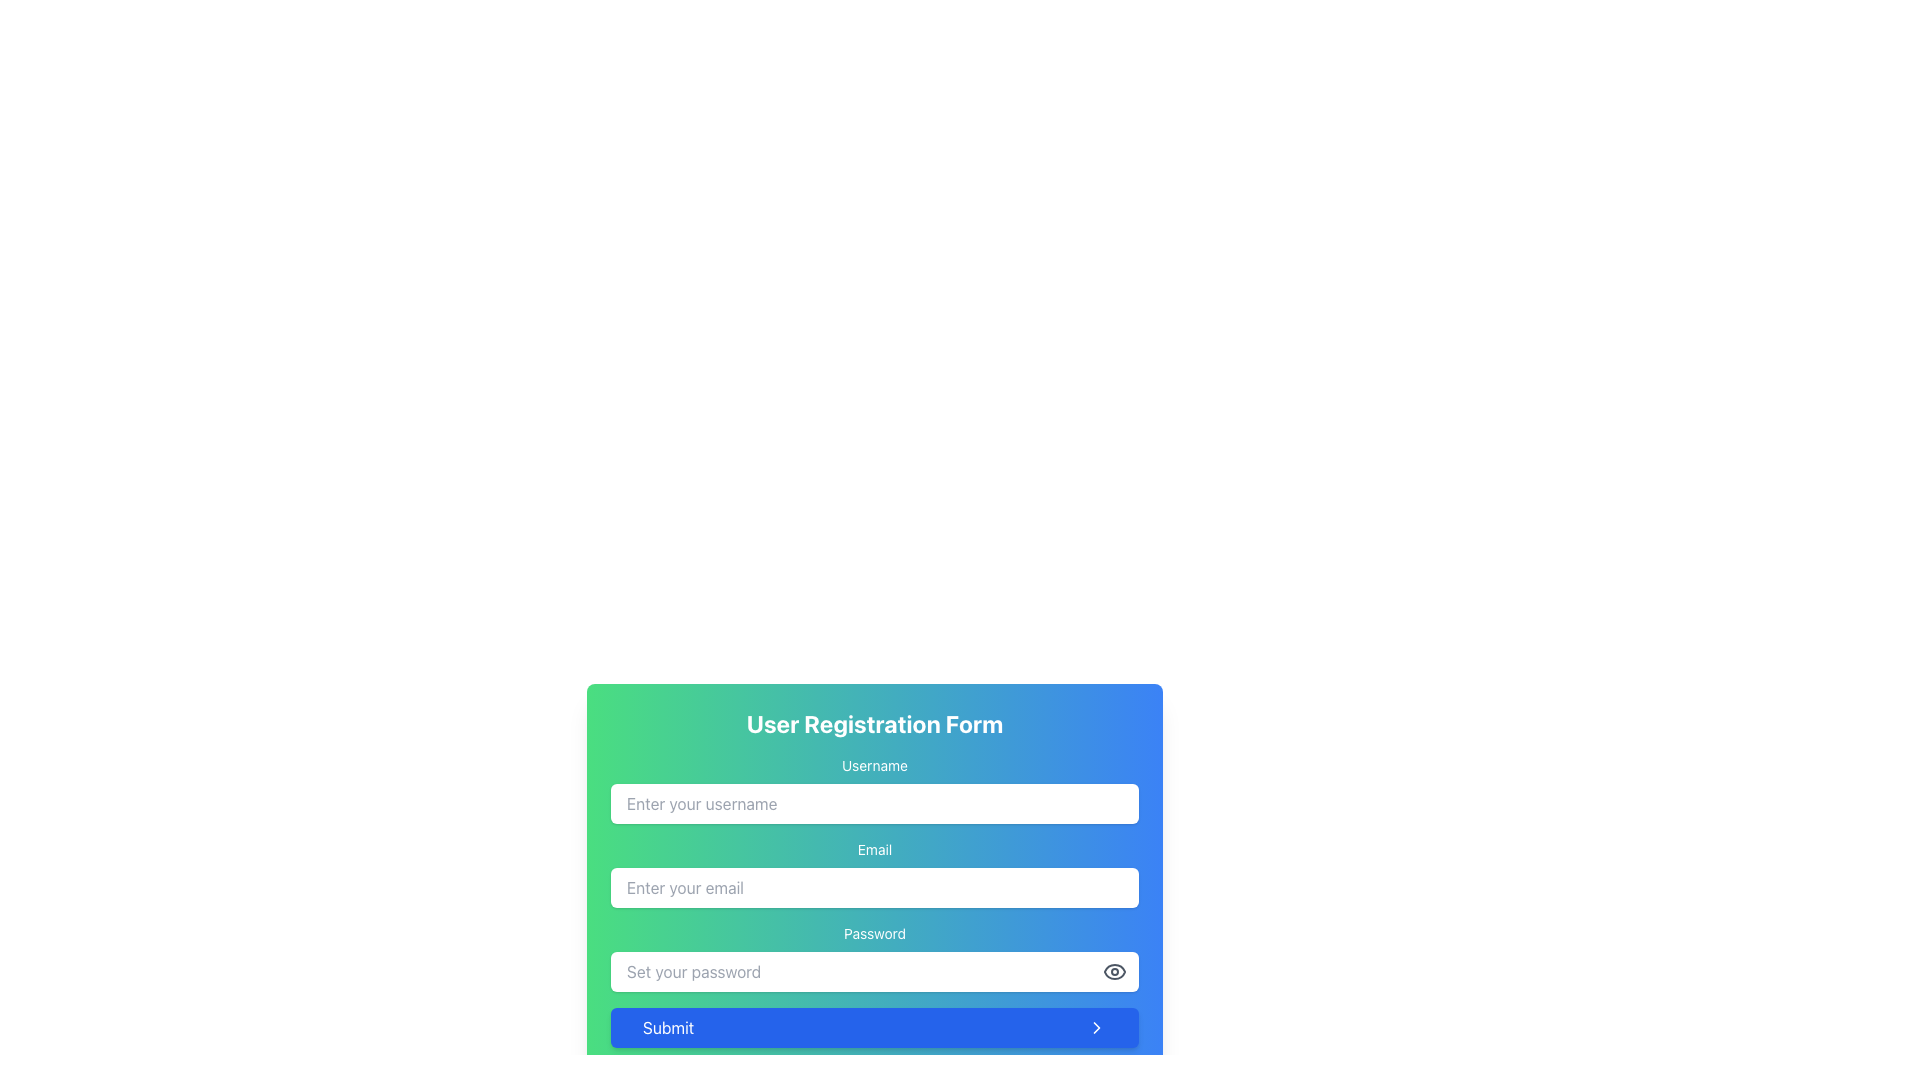  I want to click on the 'Username' text label, which is styled in white and positioned above the username input field within a colorful gradient box transitioning from green to blue, so click(874, 765).